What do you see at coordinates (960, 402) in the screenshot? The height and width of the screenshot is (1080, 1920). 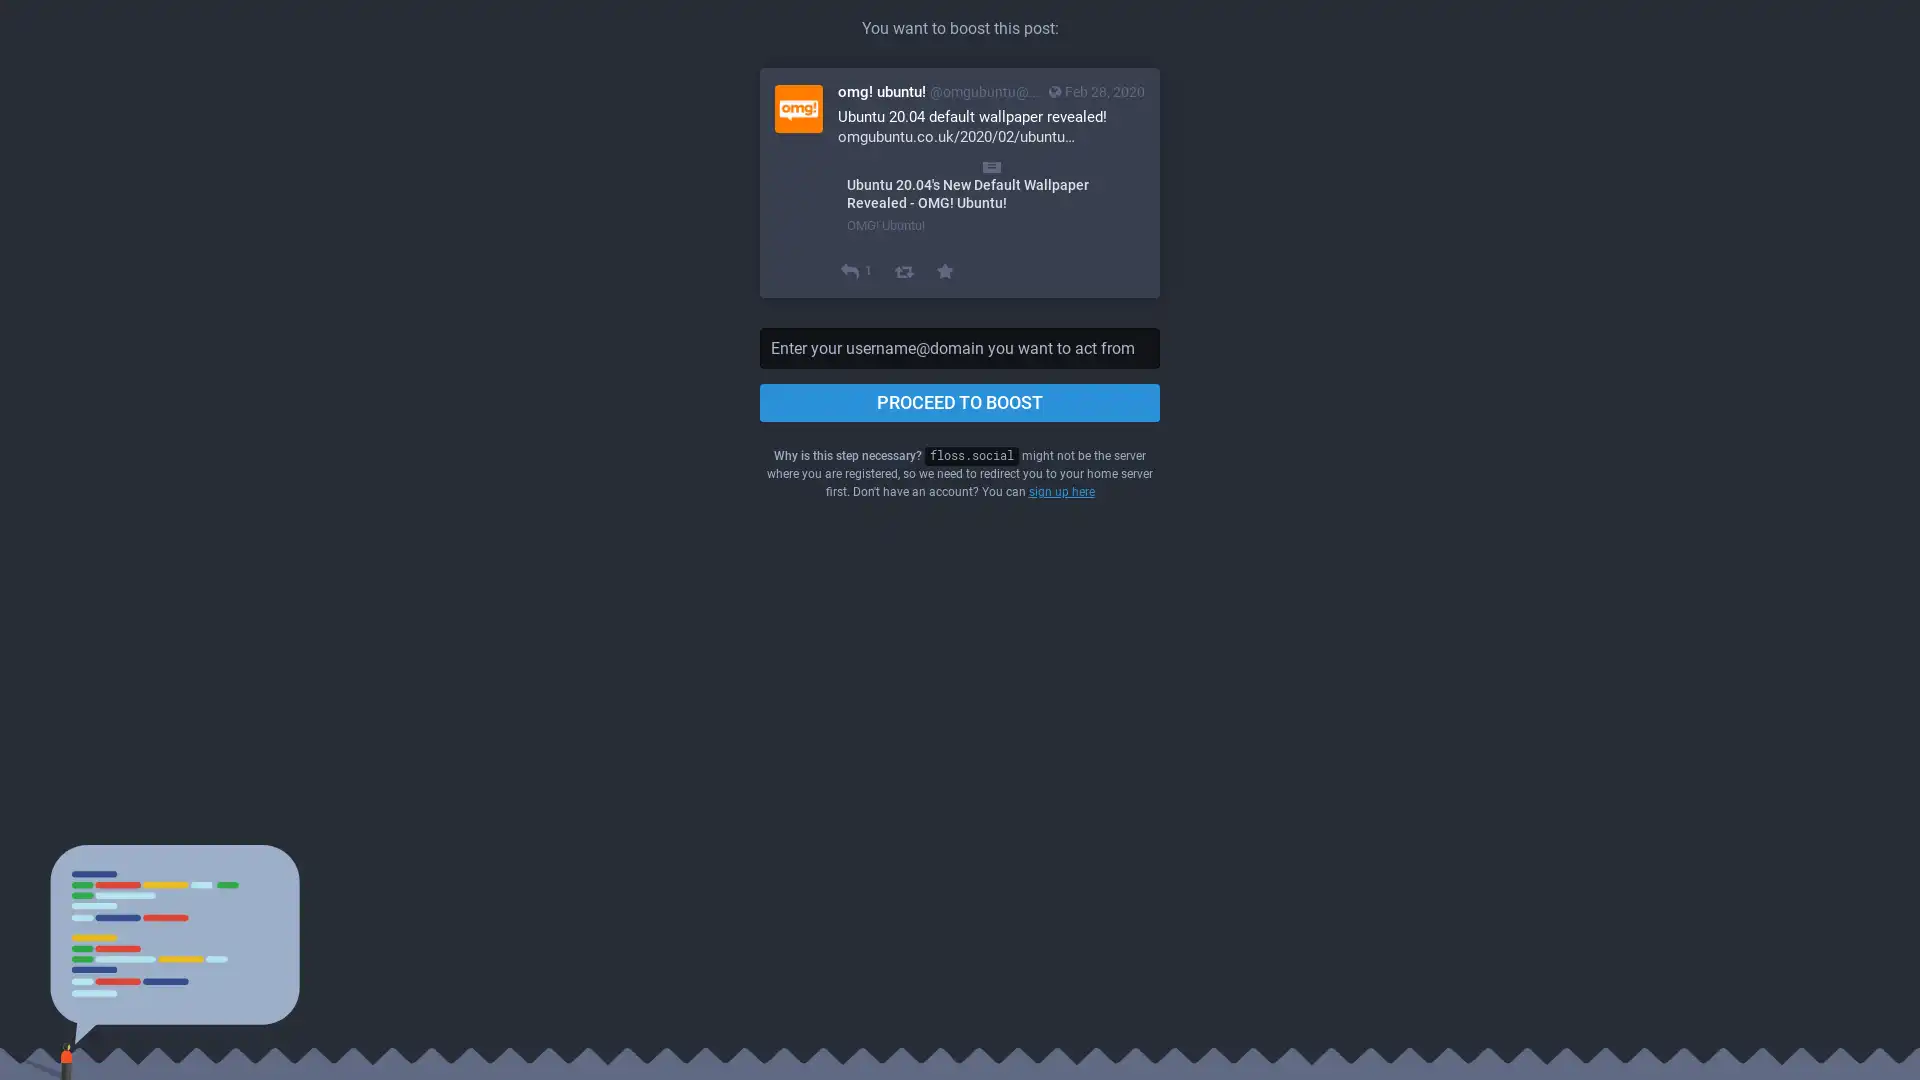 I see `PROCEED TO BOOST` at bounding box center [960, 402].